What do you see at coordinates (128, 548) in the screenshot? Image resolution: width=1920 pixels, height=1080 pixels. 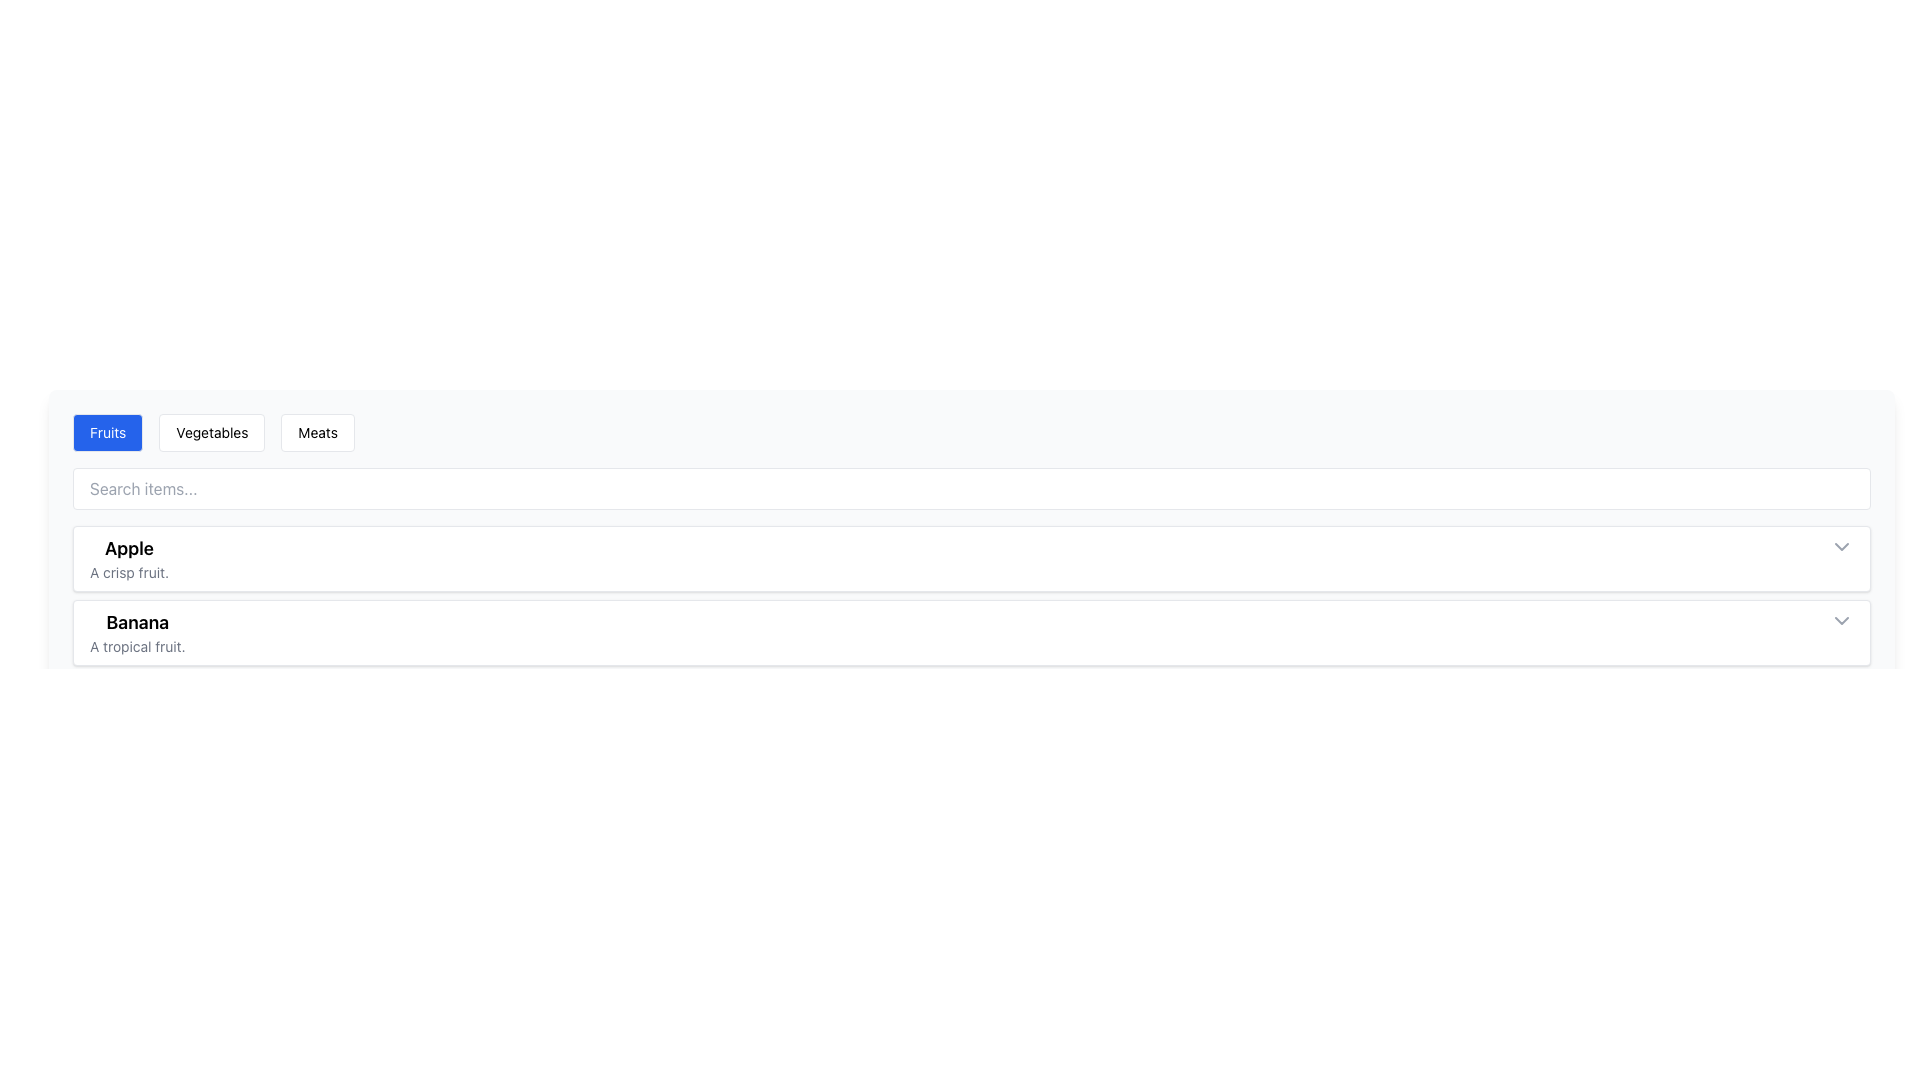 I see `the text label displaying 'Apple'` at bounding box center [128, 548].